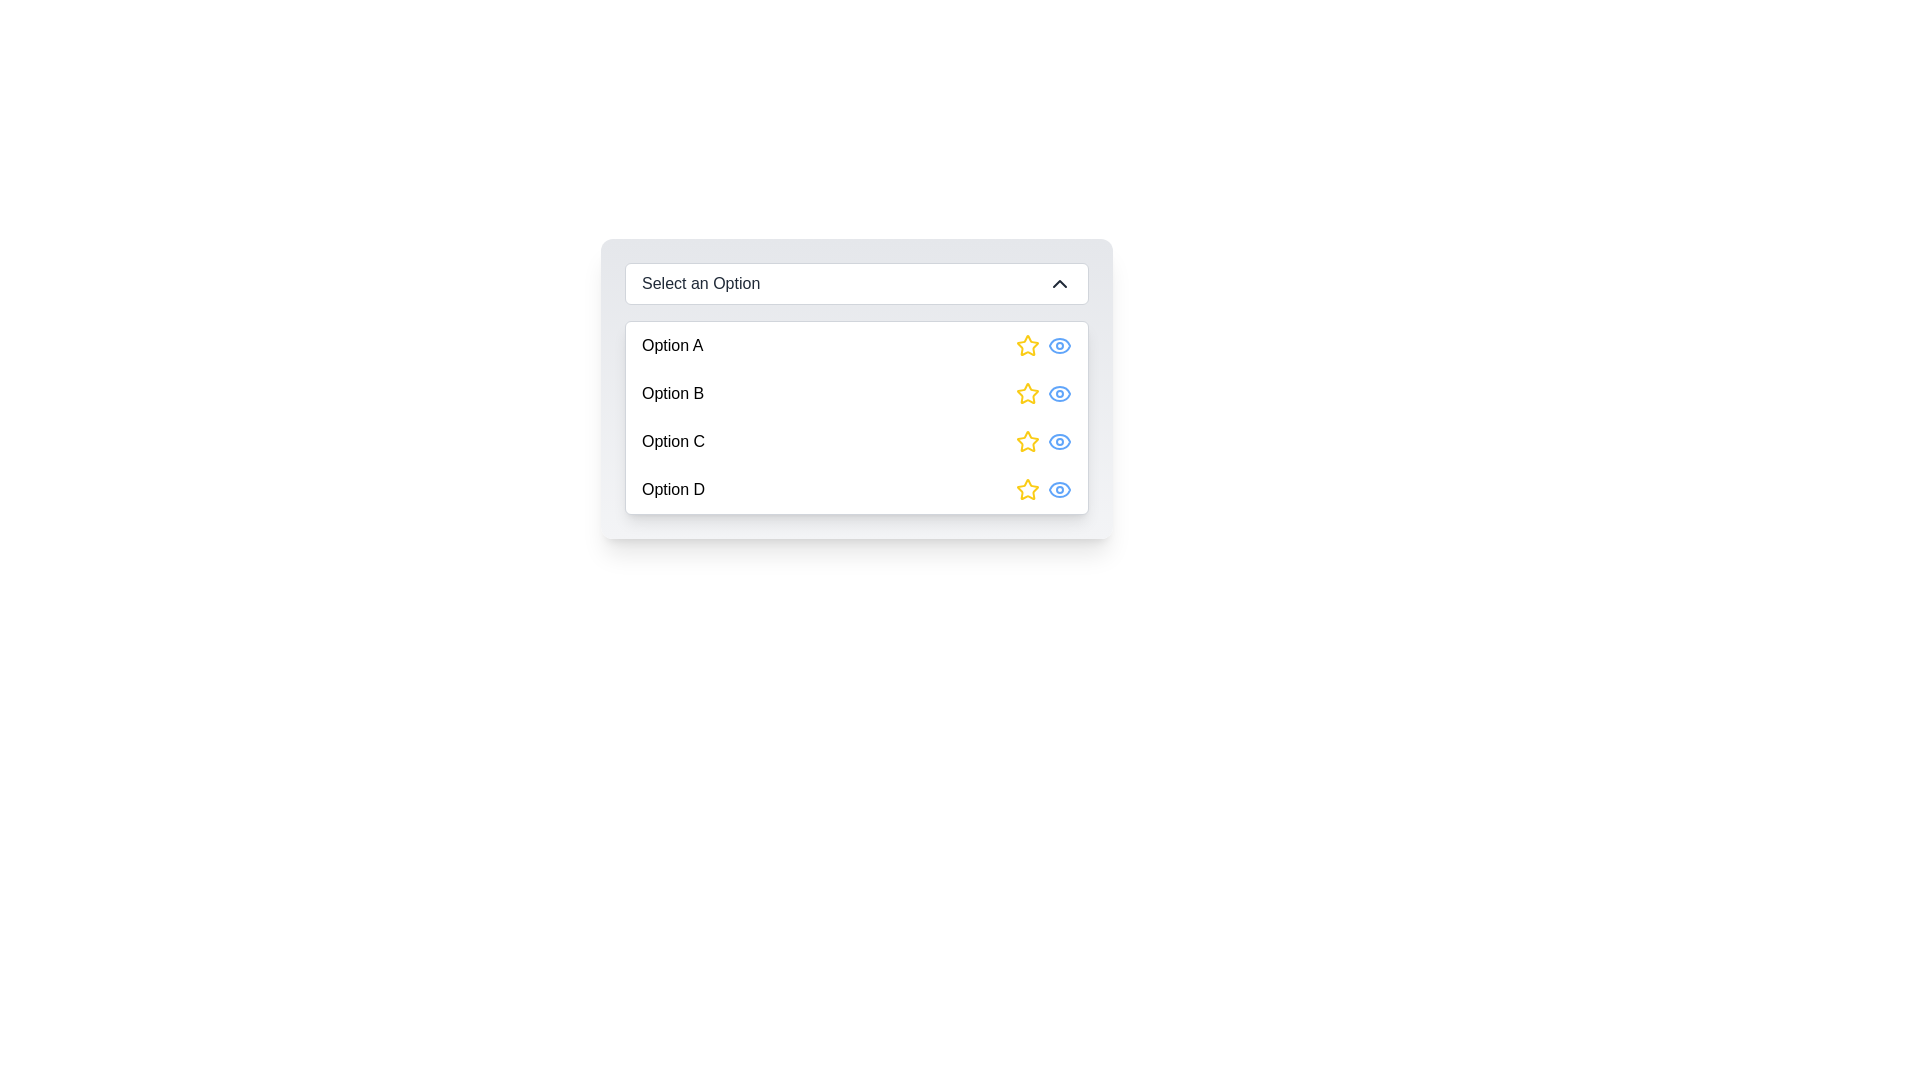 Image resolution: width=1920 pixels, height=1080 pixels. I want to click on the star icon, which serves as a marker for 'Option B', so click(1027, 393).